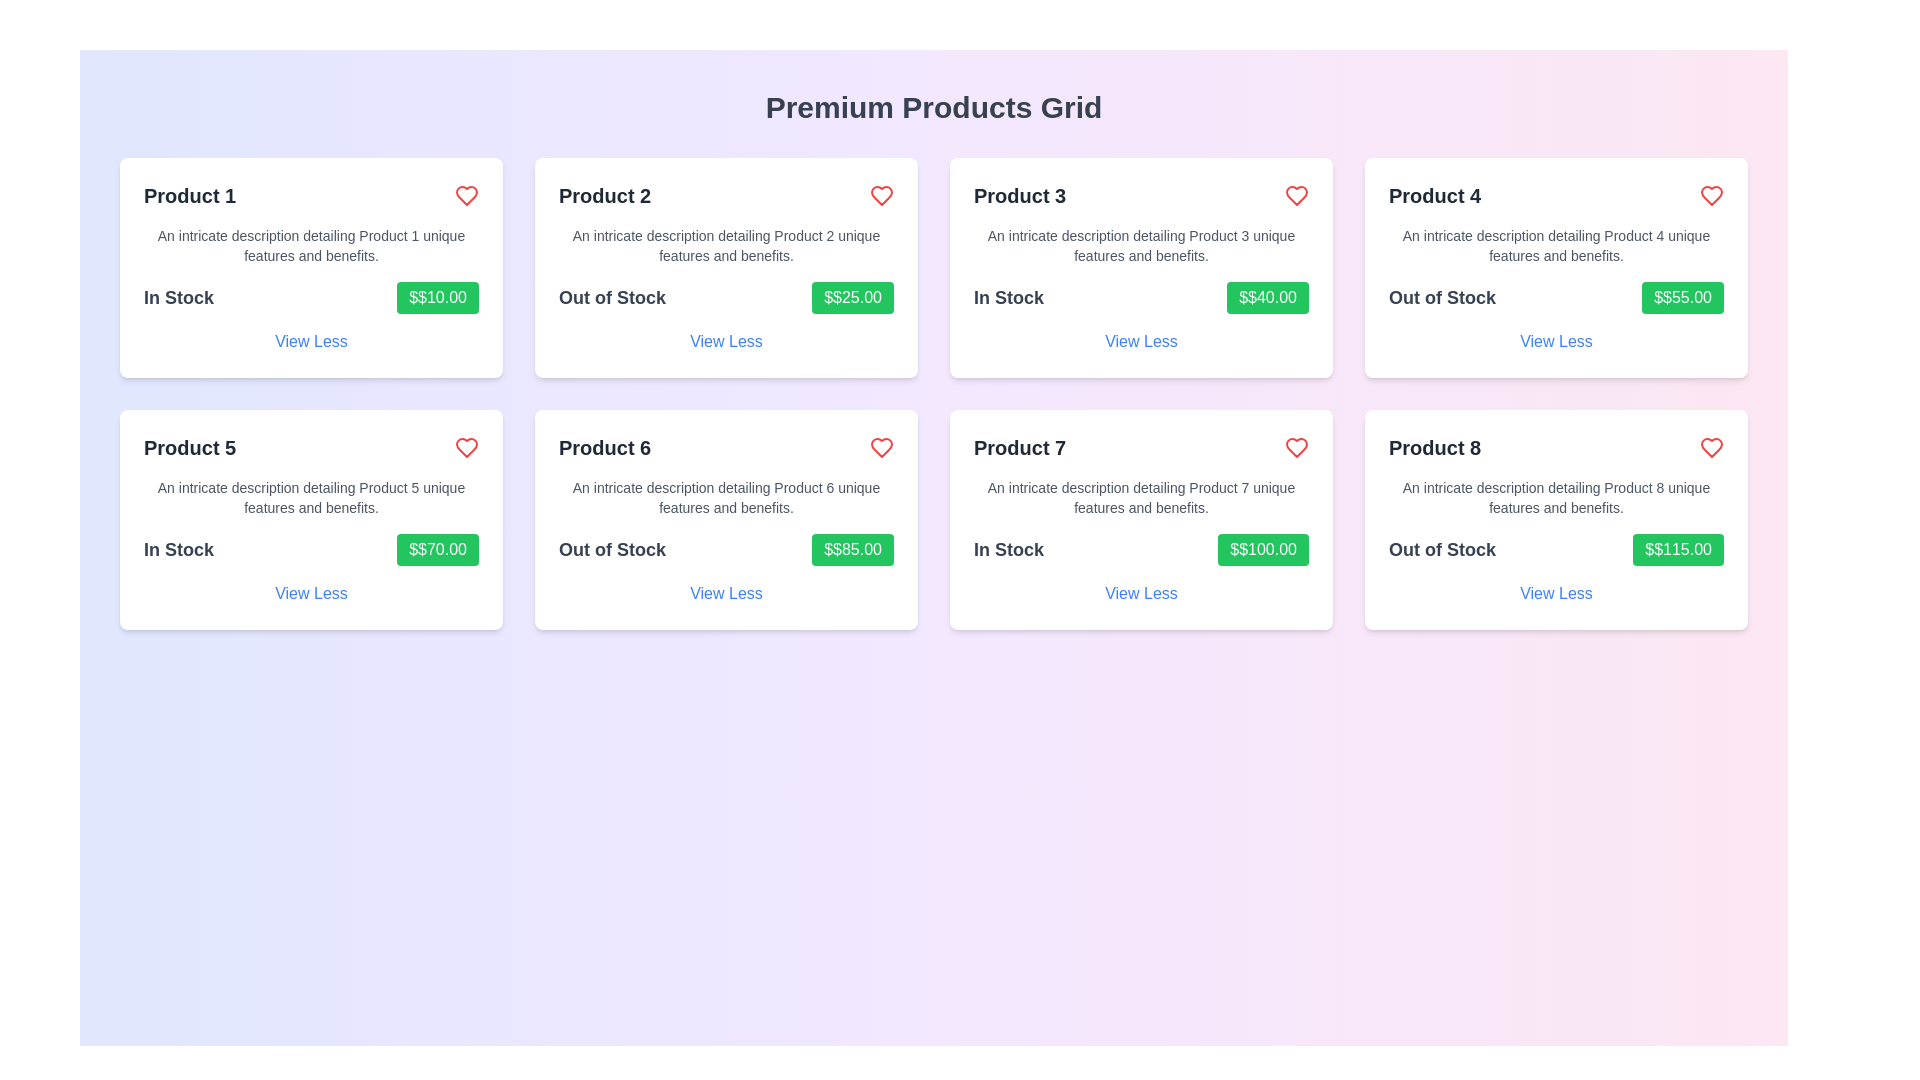  What do you see at coordinates (1711, 196) in the screenshot?
I see `the heart-shaped icon in the top-right corner of the card displaying information about Product 4` at bounding box center [1711, 196].